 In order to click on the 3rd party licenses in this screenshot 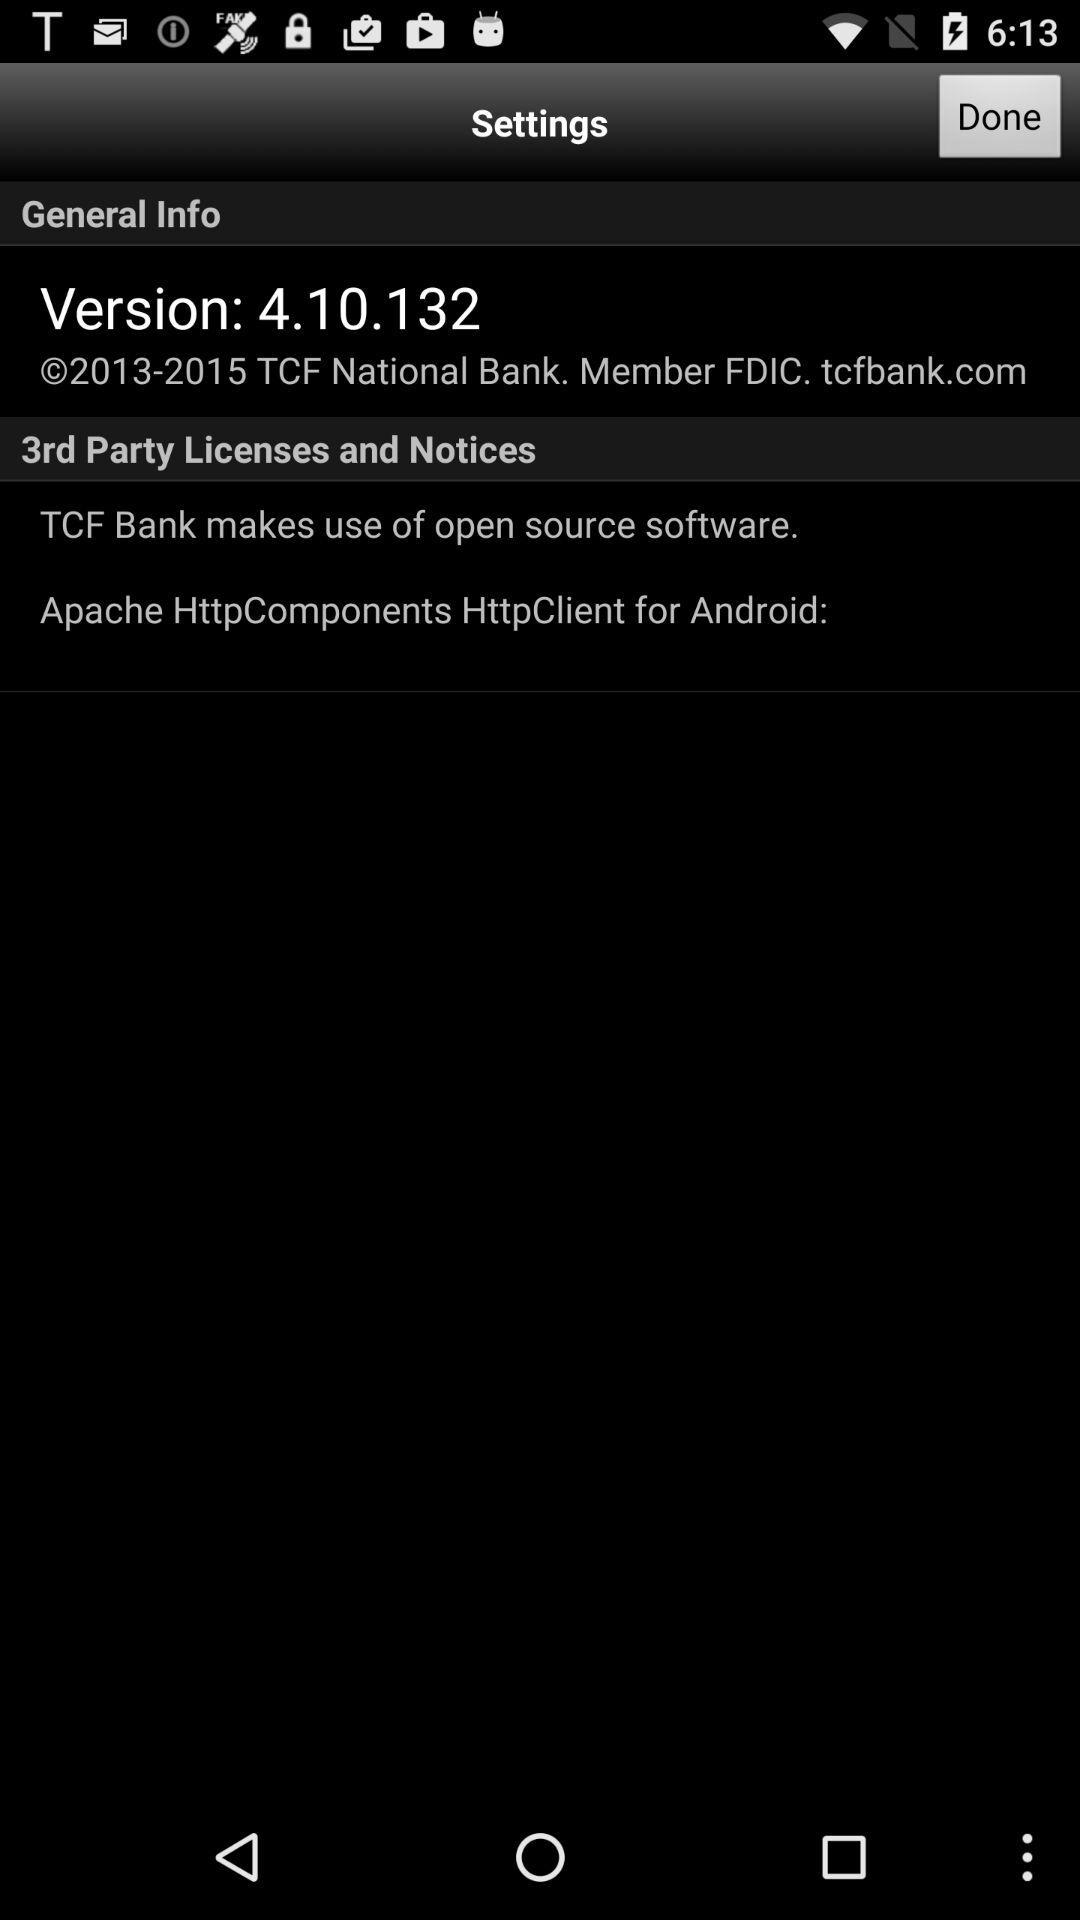, I will do `click(540, 448)`.